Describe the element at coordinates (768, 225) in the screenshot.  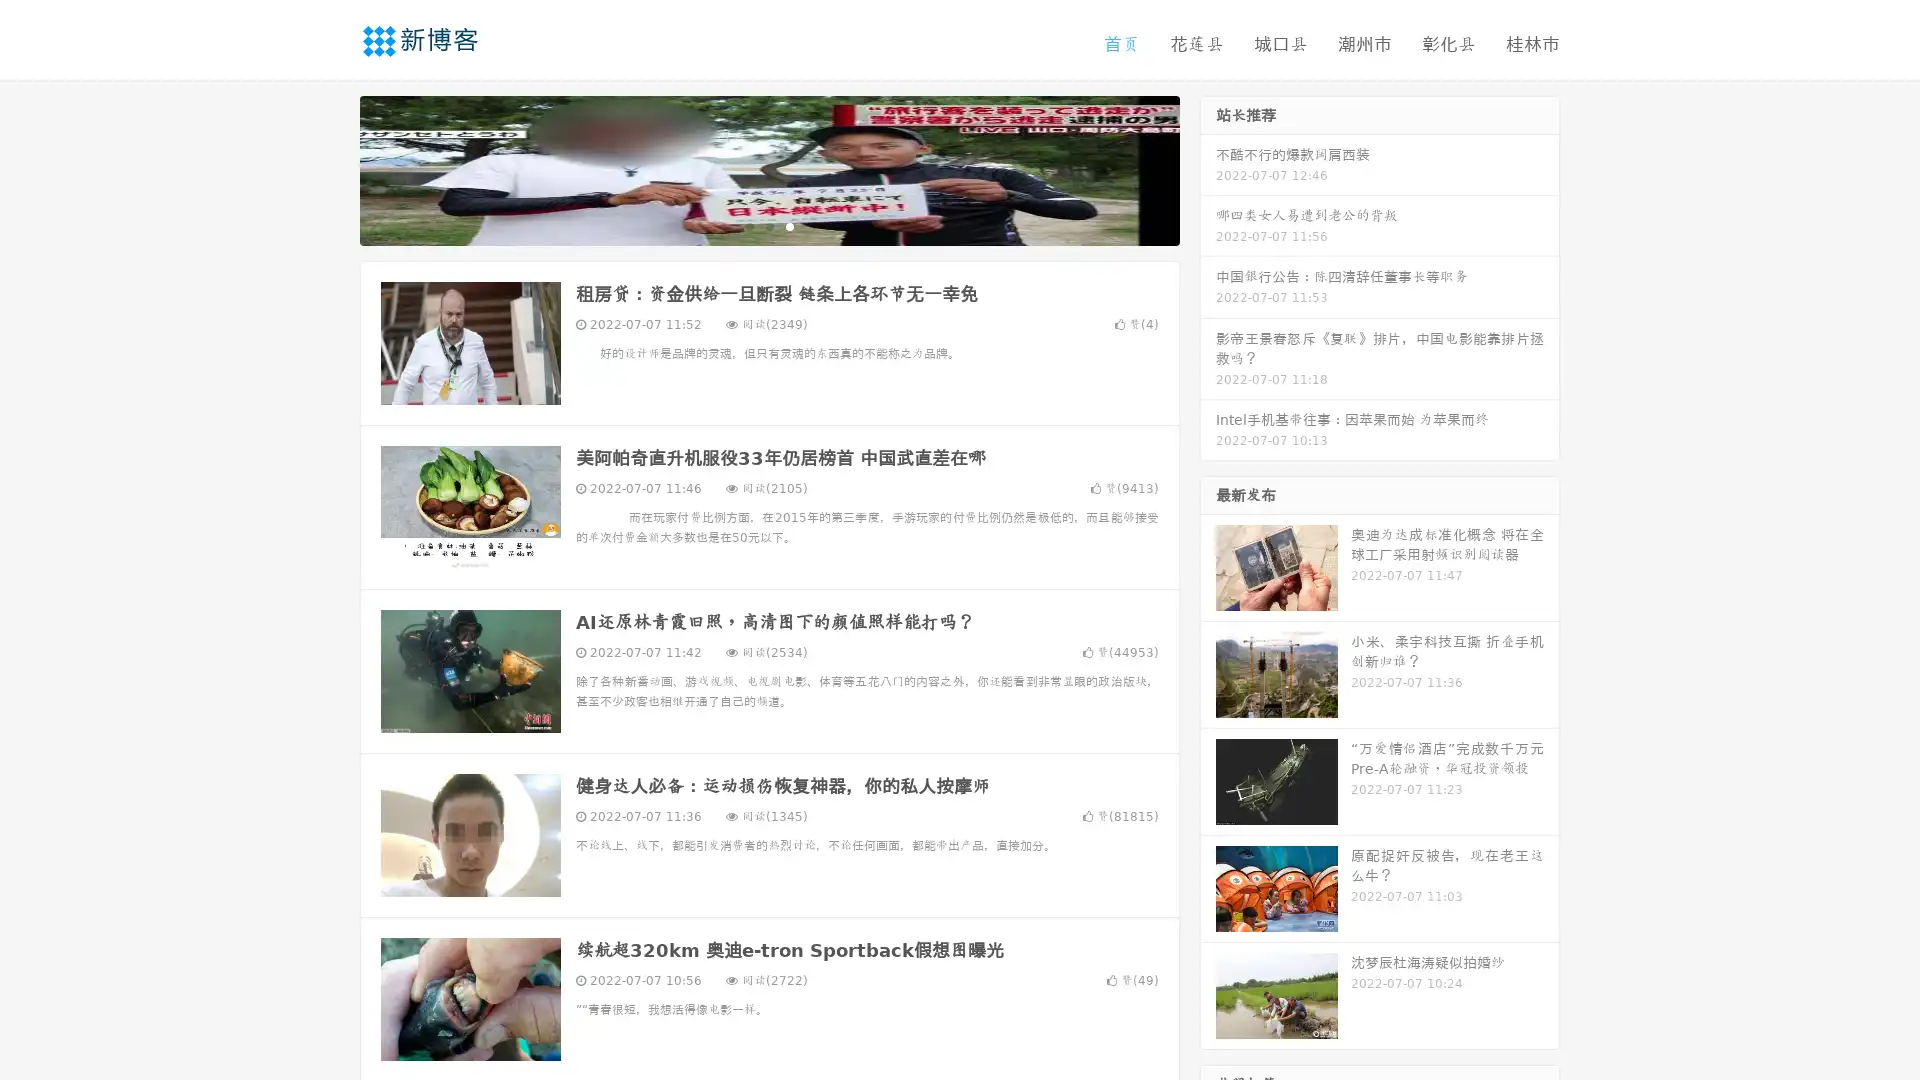
I see `Go to slide 2` at that location.